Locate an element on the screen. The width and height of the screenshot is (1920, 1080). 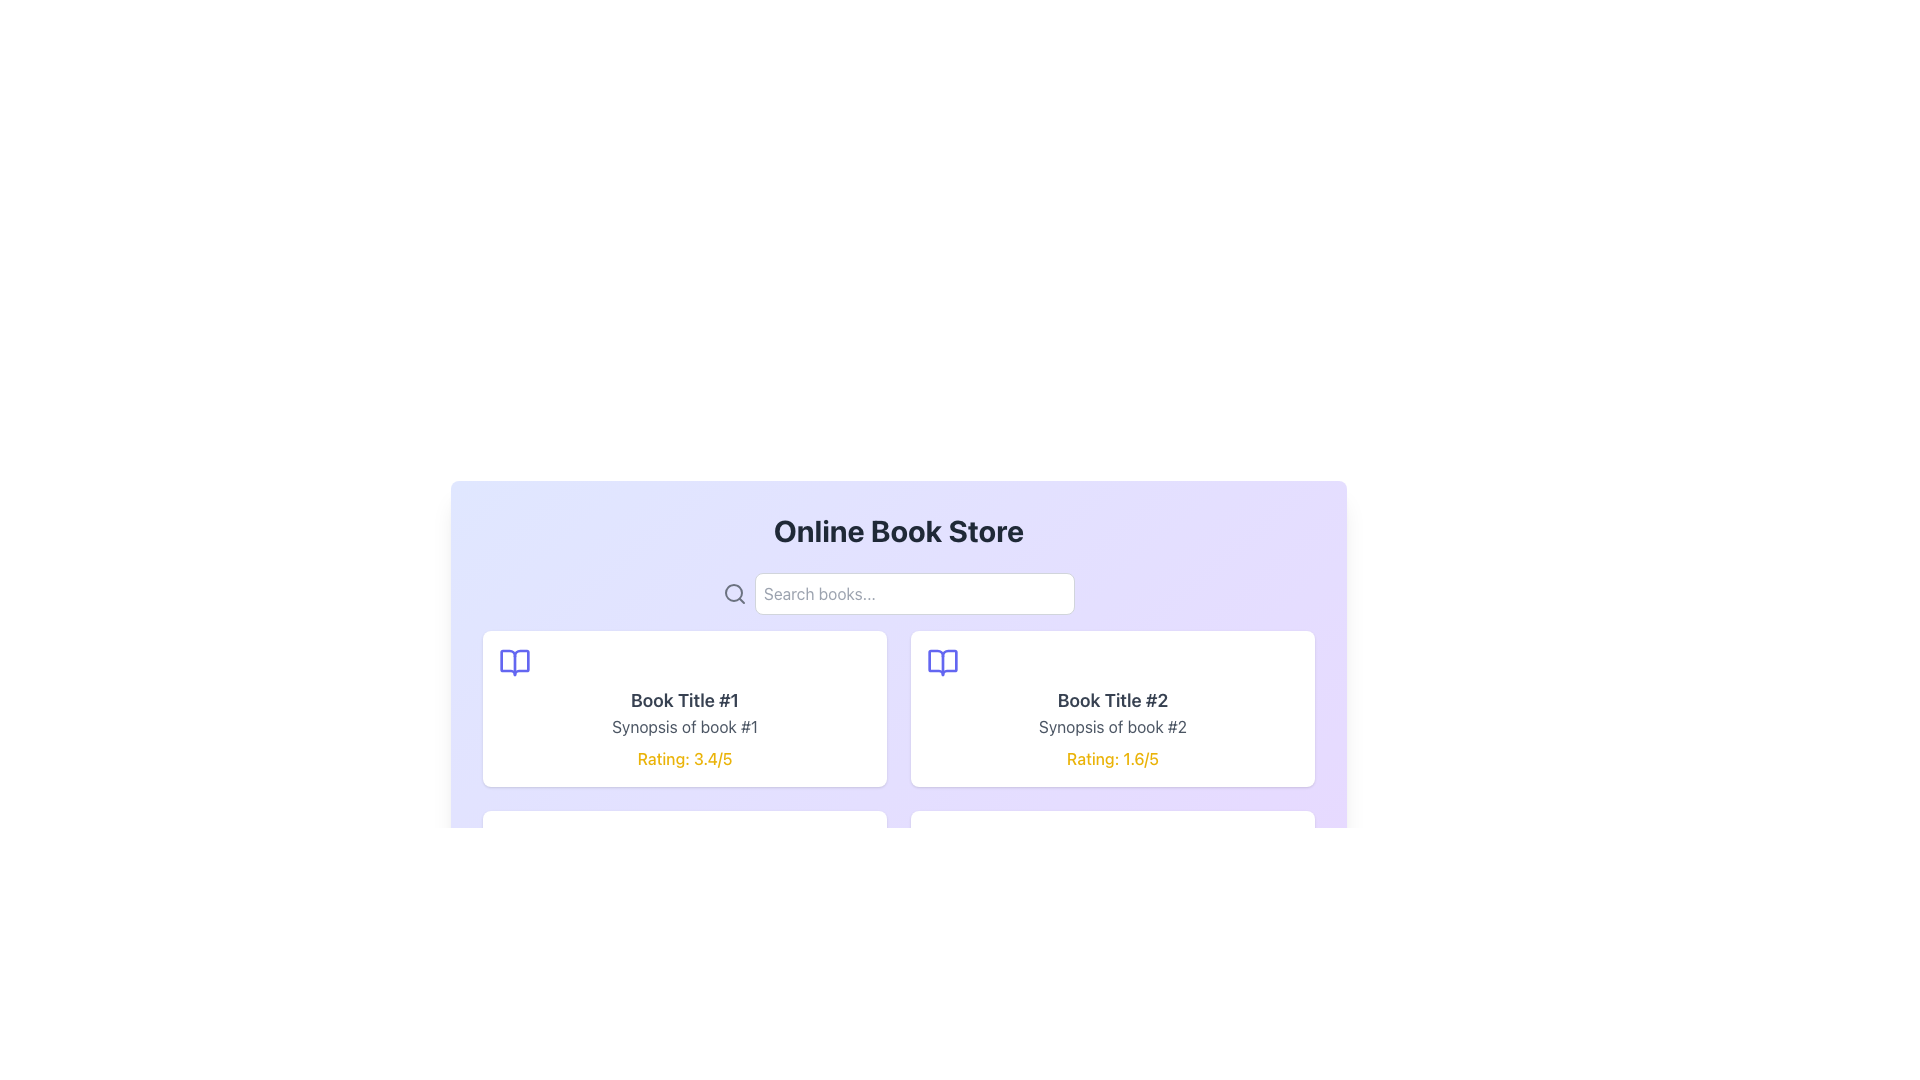
the book card item that displays the book's title, synopsis, and rating, located in the first column of the first row of the grid layout is located at coordinates (685, 708).